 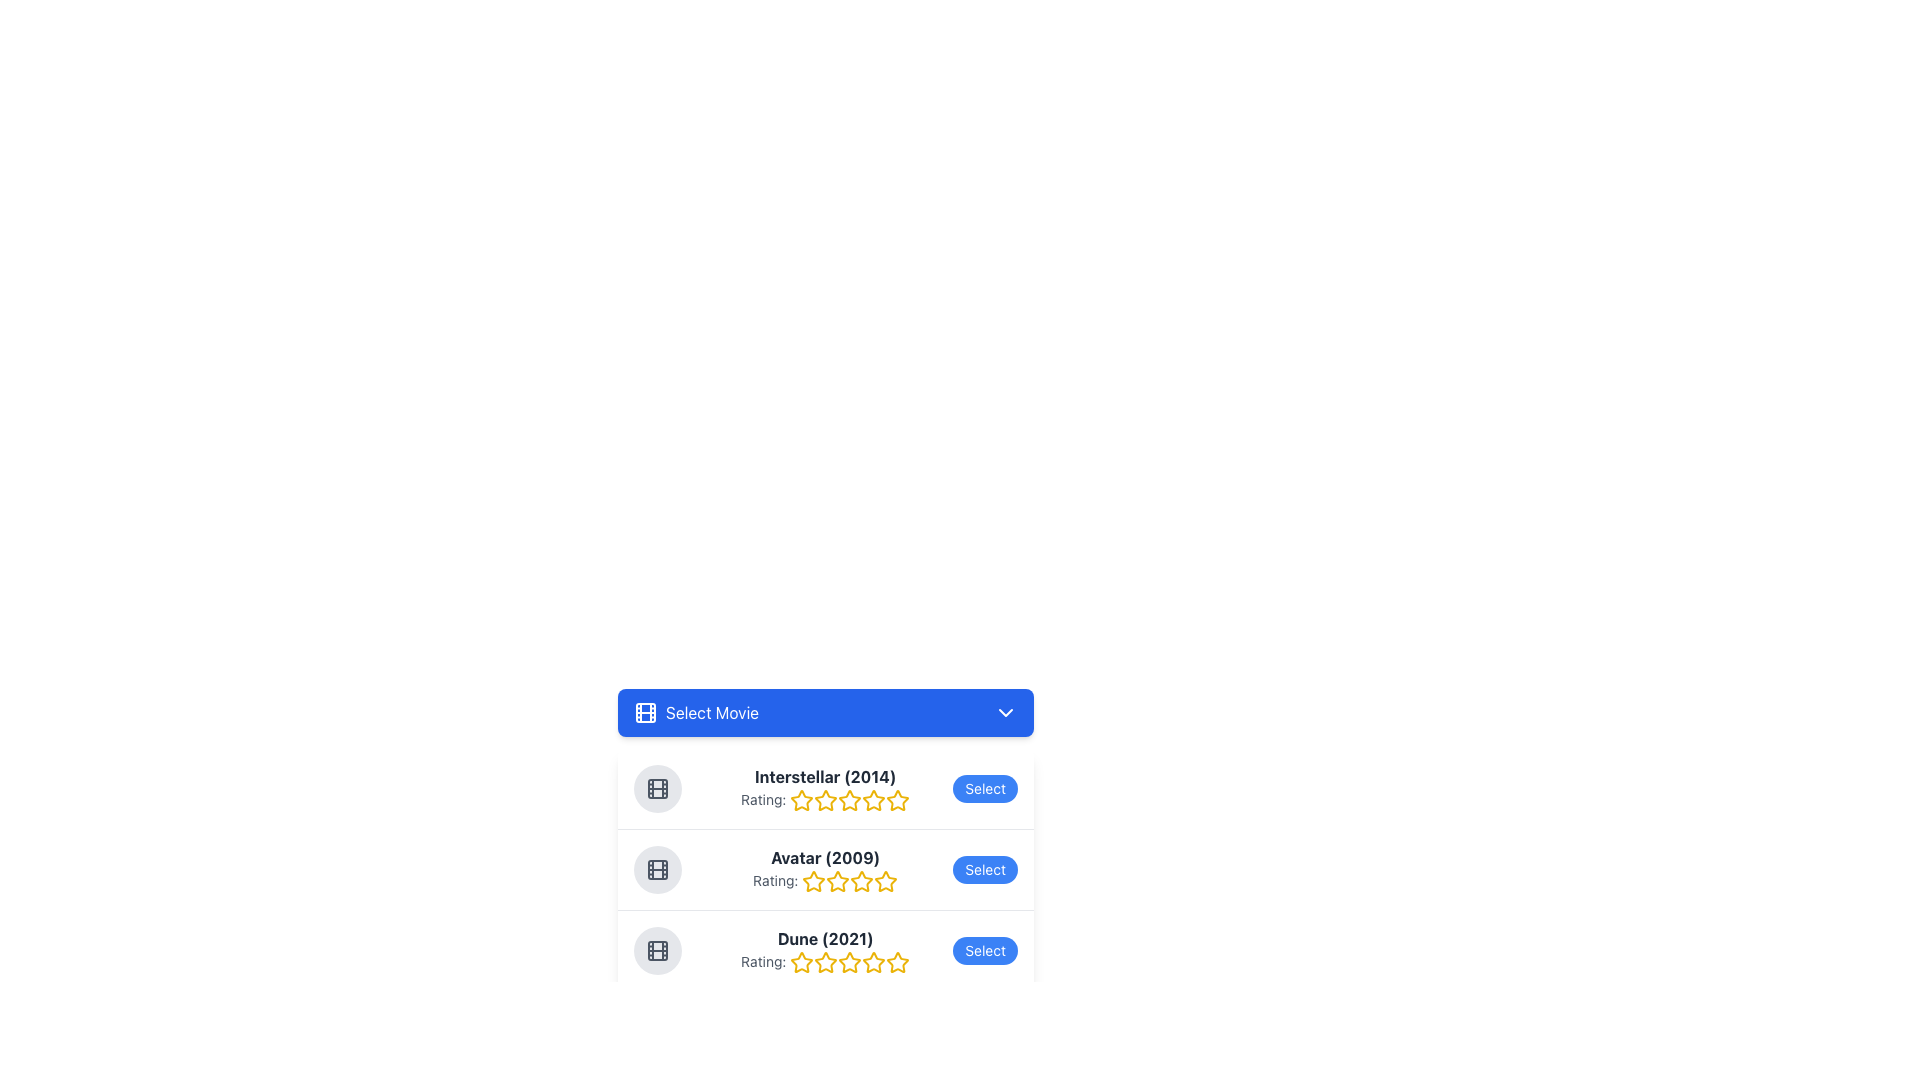 I want to click on the fifth rating star icon for the movie 'Interstellar (2014)' to interact with it, so click(x=897, y=800).